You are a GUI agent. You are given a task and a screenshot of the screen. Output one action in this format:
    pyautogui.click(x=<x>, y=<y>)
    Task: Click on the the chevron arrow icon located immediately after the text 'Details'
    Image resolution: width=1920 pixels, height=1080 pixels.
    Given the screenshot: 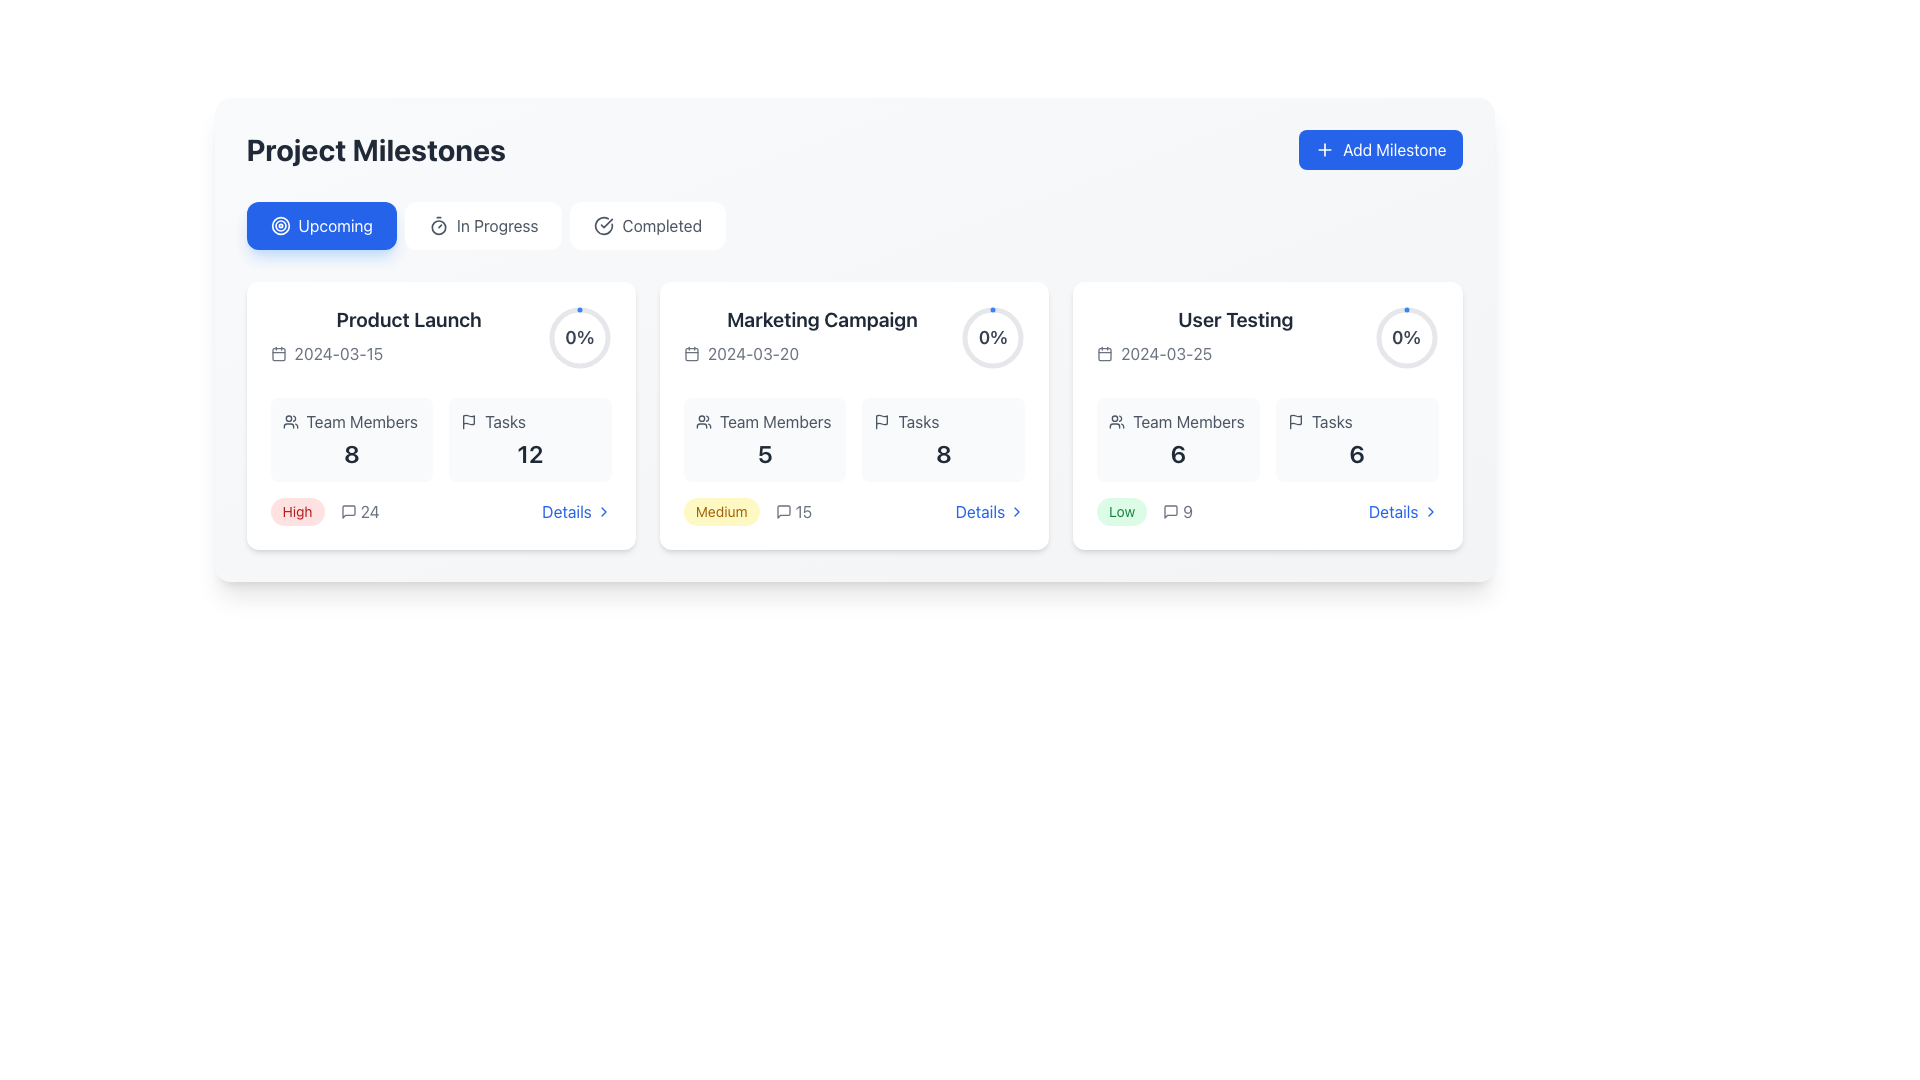 What is the action you would take?
    pyautogui.click(x=602, y=511)
    